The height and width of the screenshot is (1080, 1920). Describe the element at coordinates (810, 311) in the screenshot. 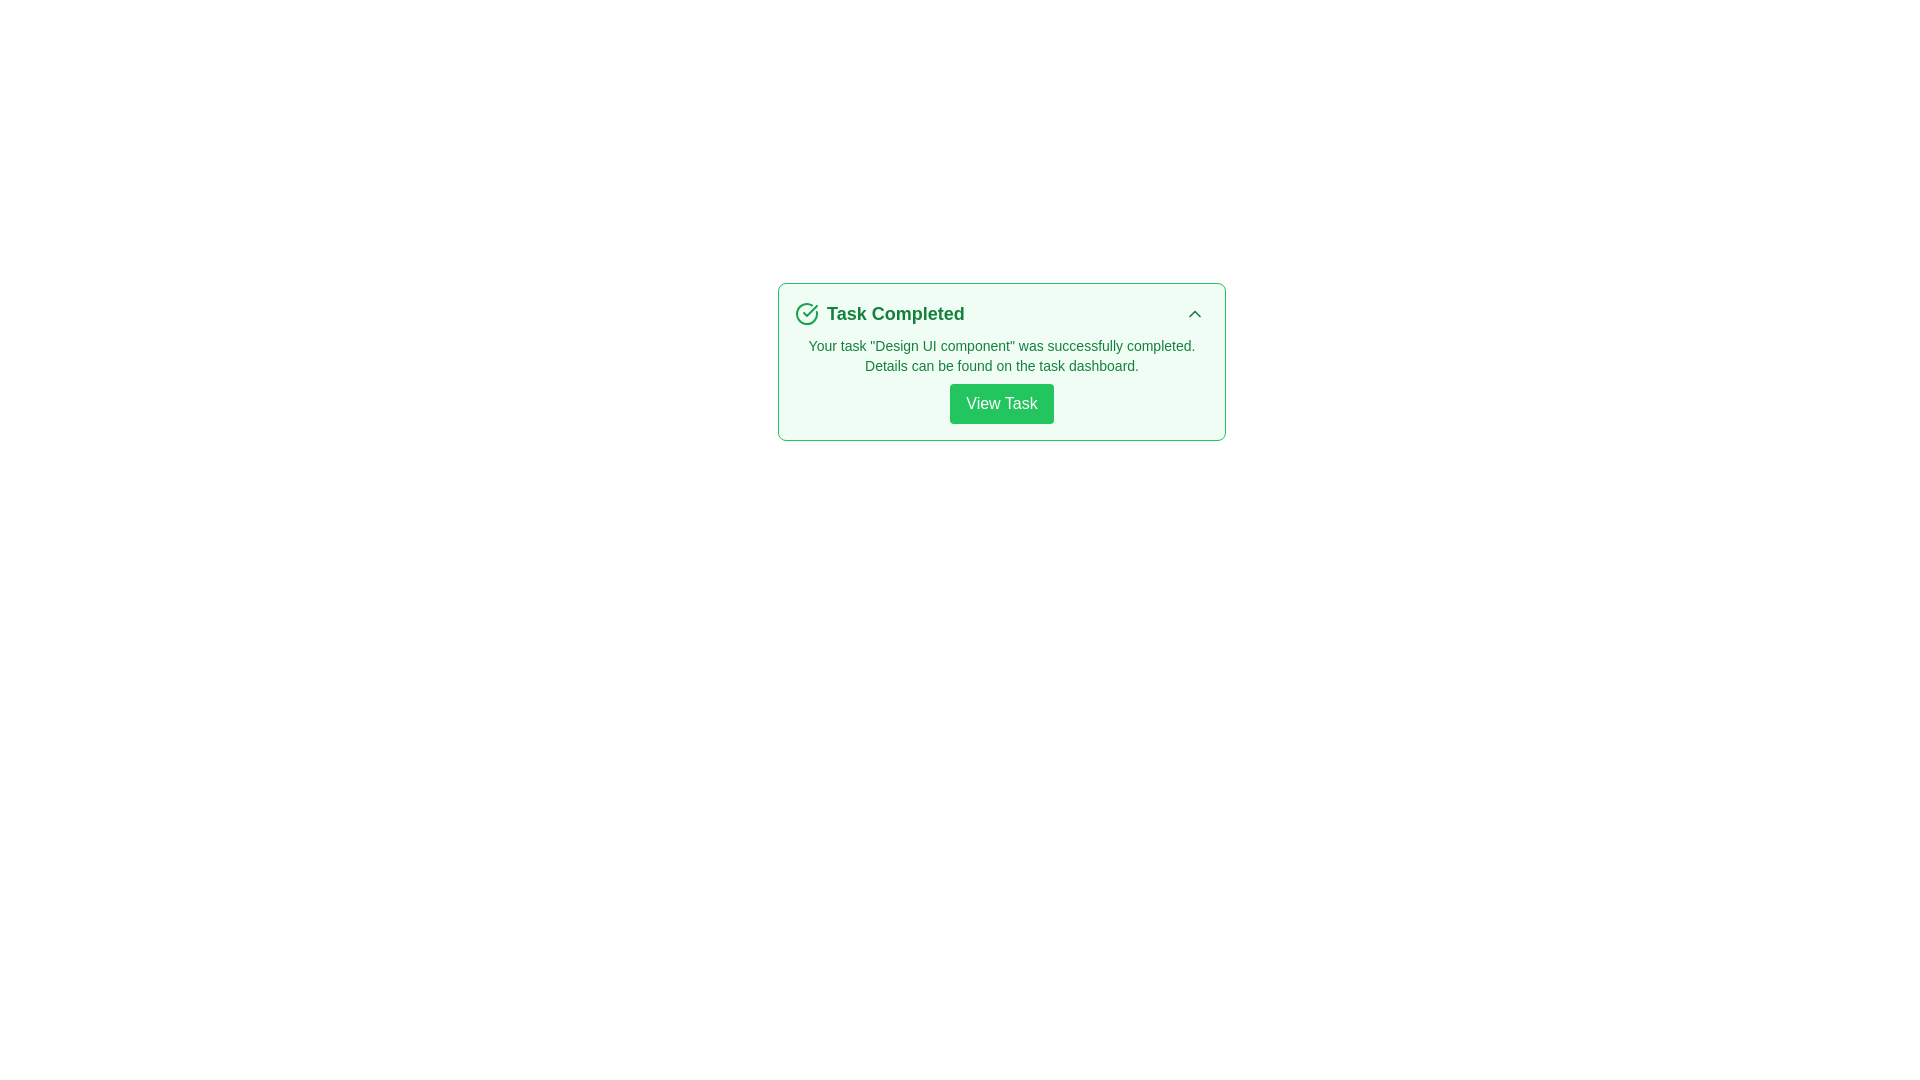

I see `the green checkmark icon within the circular confirmation icon located in the upper-left side of the notification box` at that location.